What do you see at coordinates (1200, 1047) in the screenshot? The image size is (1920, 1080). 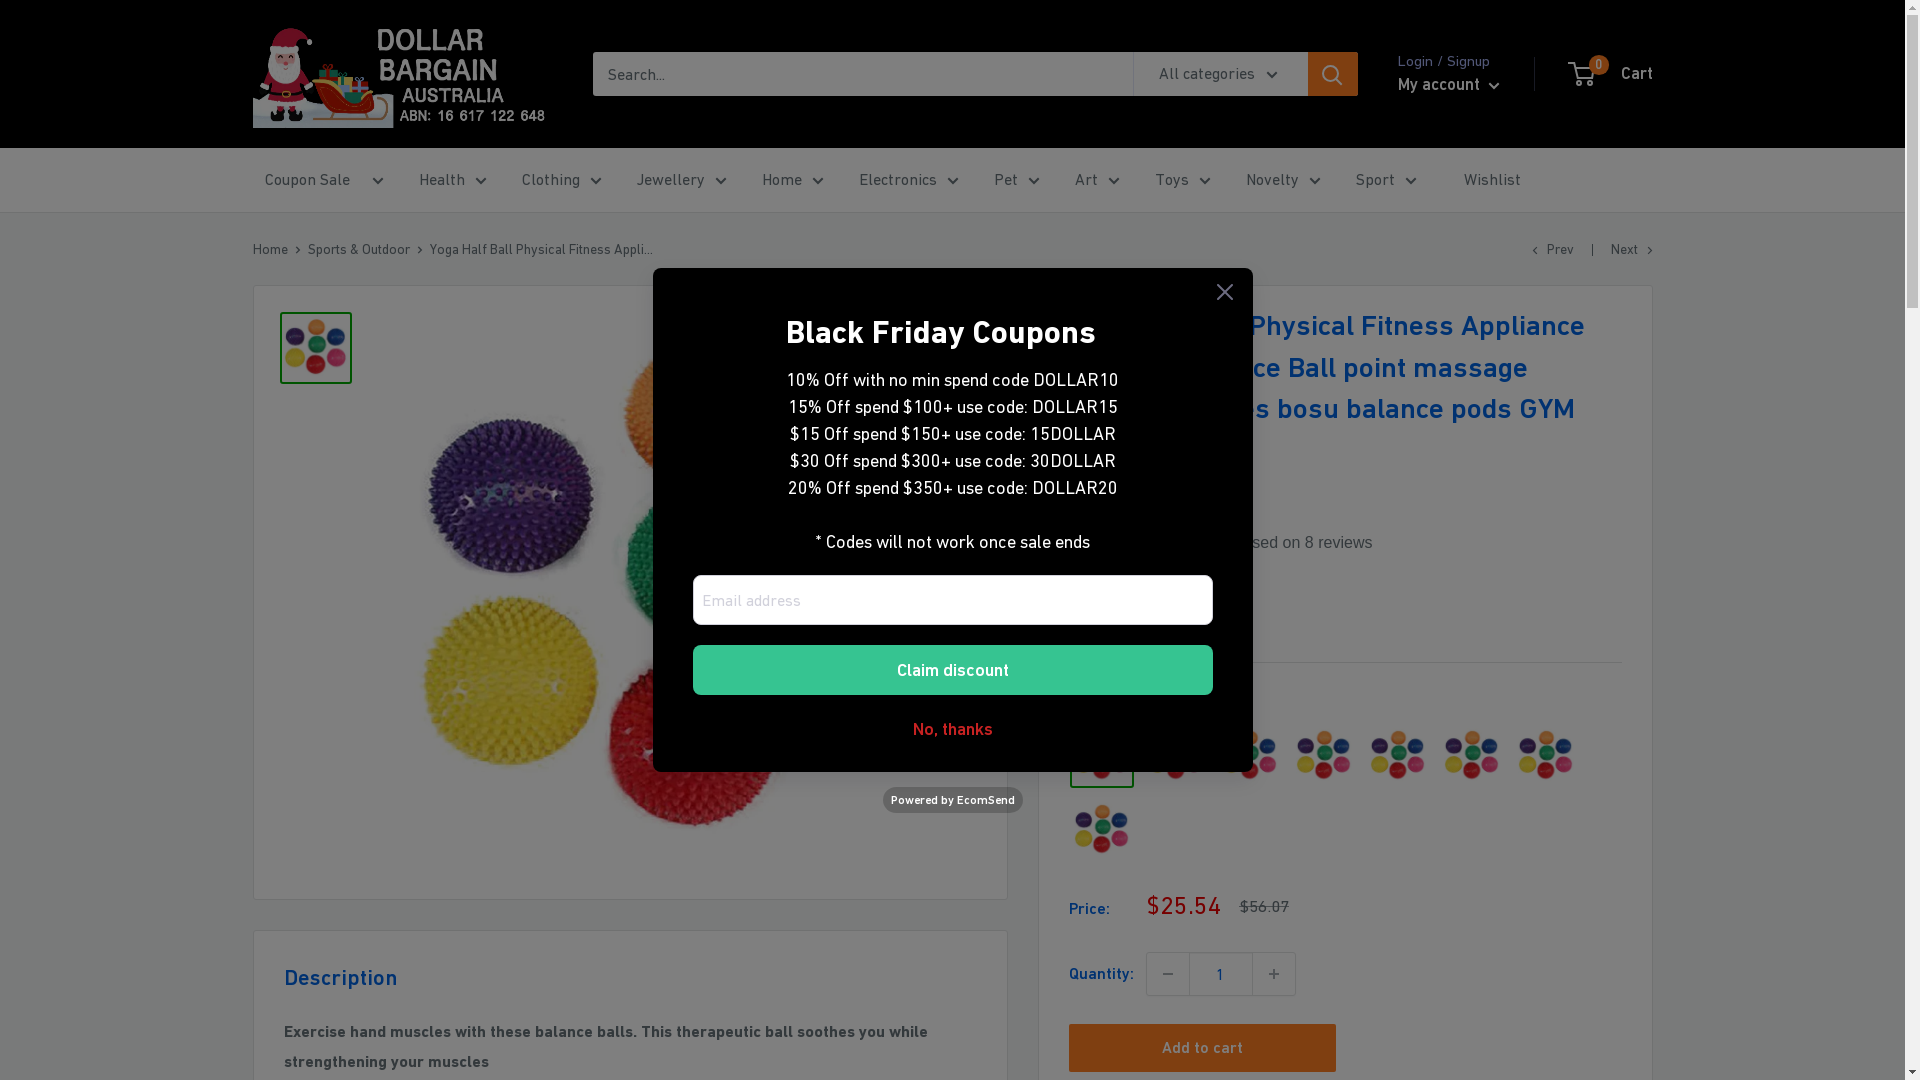 I see `'Add to cart'` at bounding box center [1200, 1047].